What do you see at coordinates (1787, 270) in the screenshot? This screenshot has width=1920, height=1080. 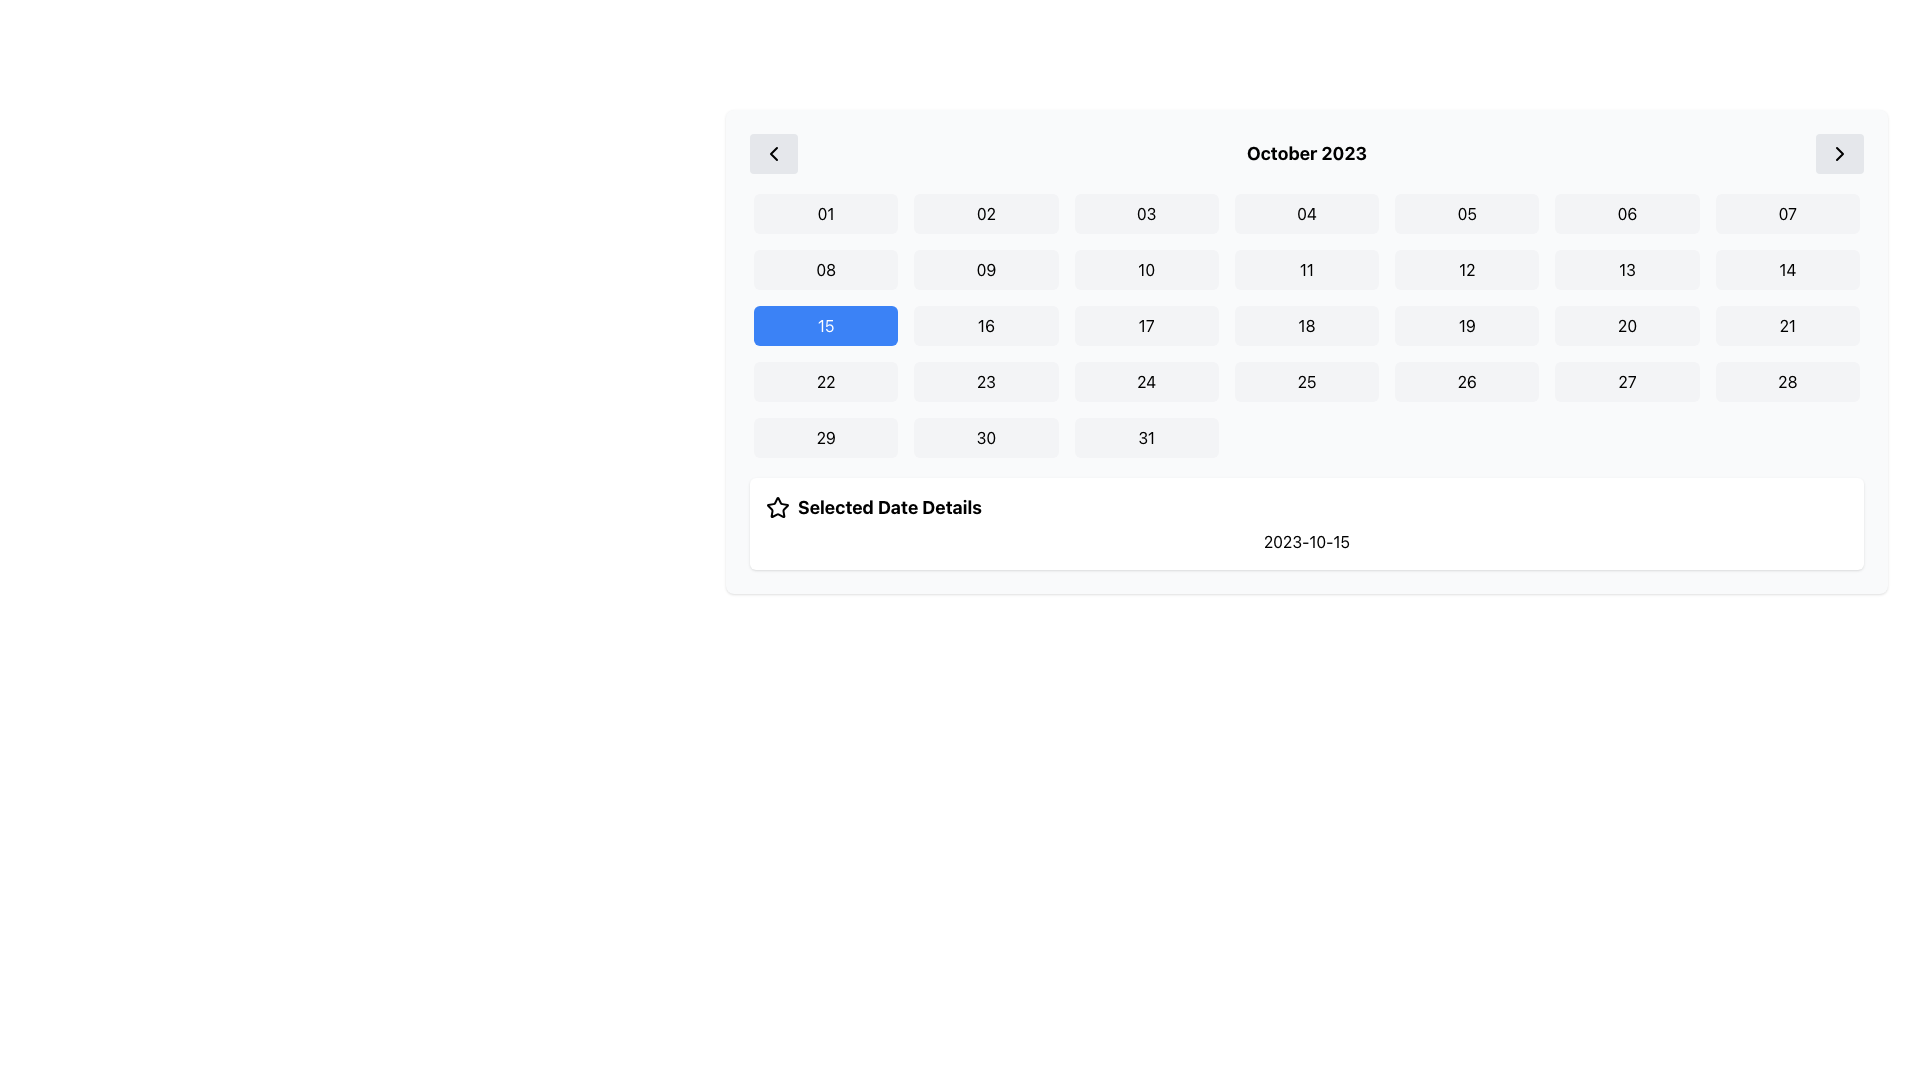 I see `the calendar day button located in the second row and seventh column` at bounding box center [1787, 270].